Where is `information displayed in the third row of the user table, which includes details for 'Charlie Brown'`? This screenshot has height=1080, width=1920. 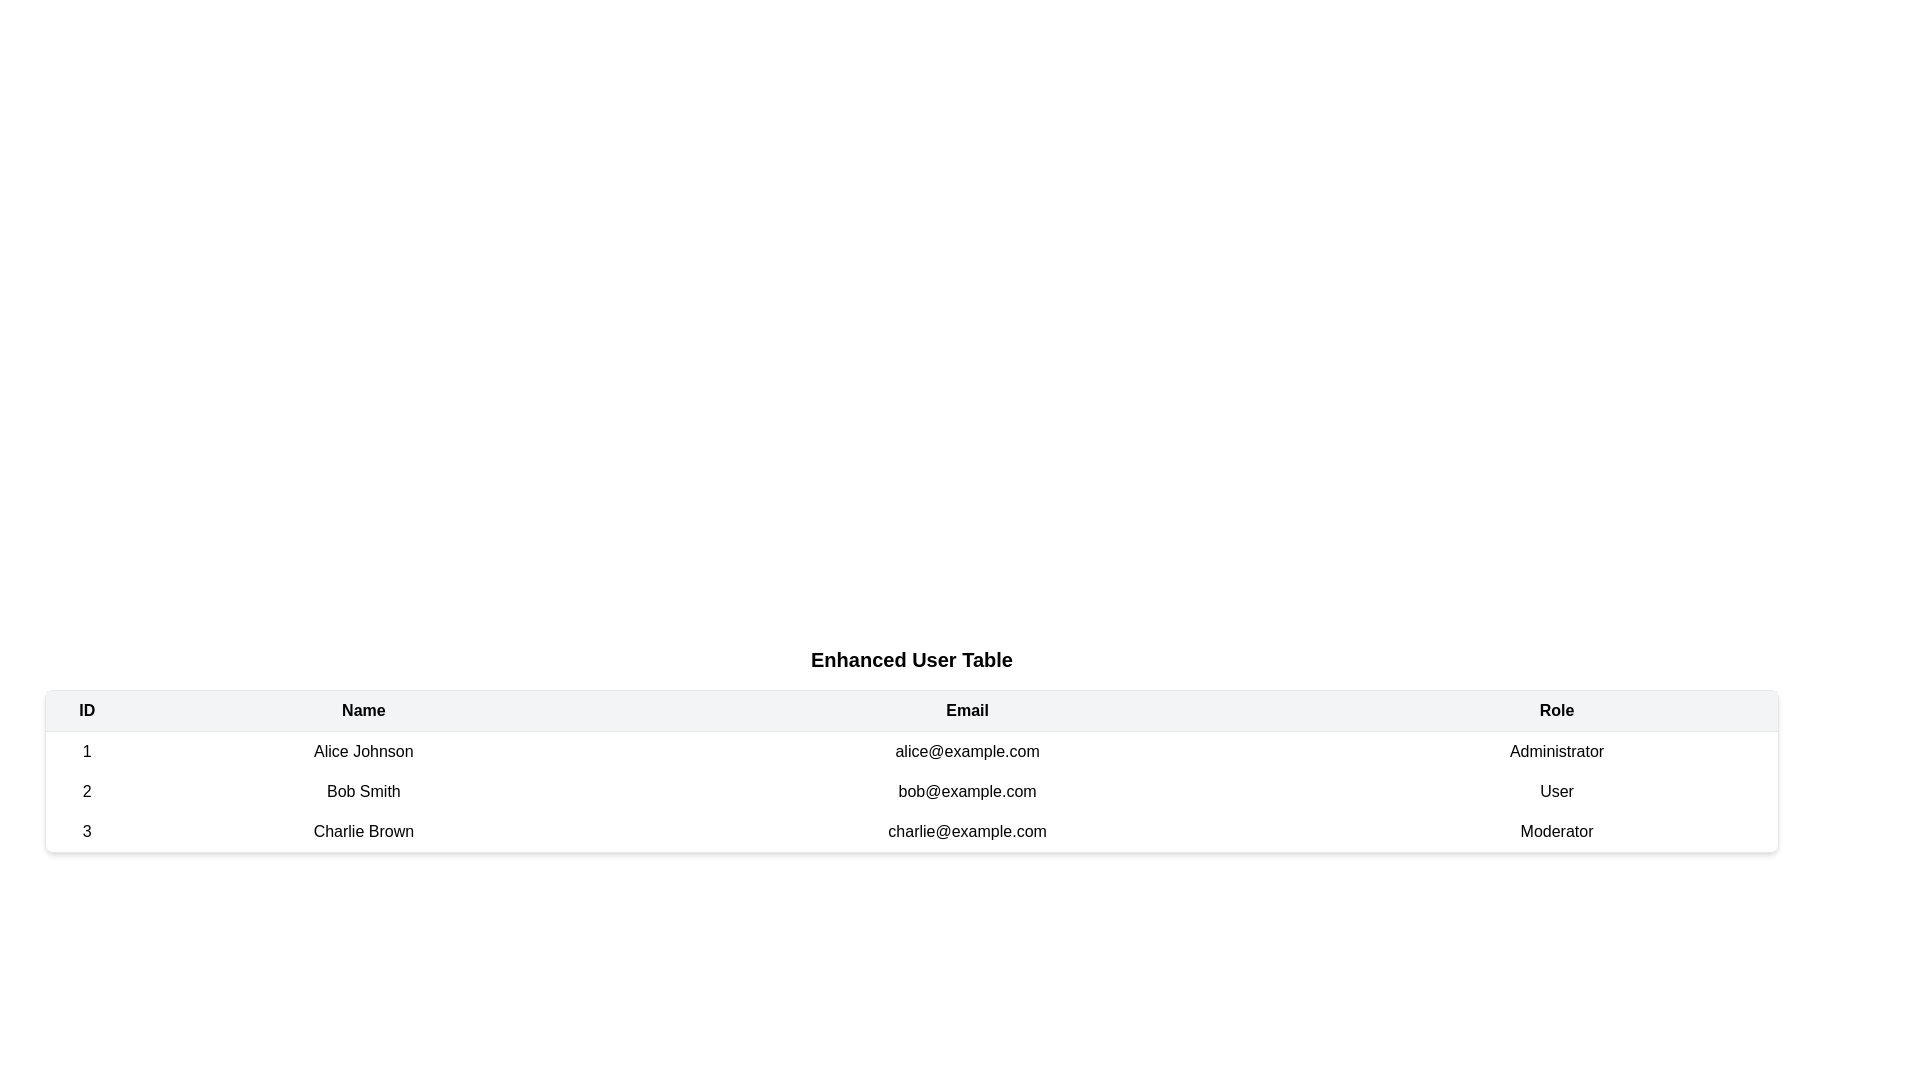 information displayed in the third row of the user table, which includes details for 'Charlie Brown' is located at coordinates (911, 832).